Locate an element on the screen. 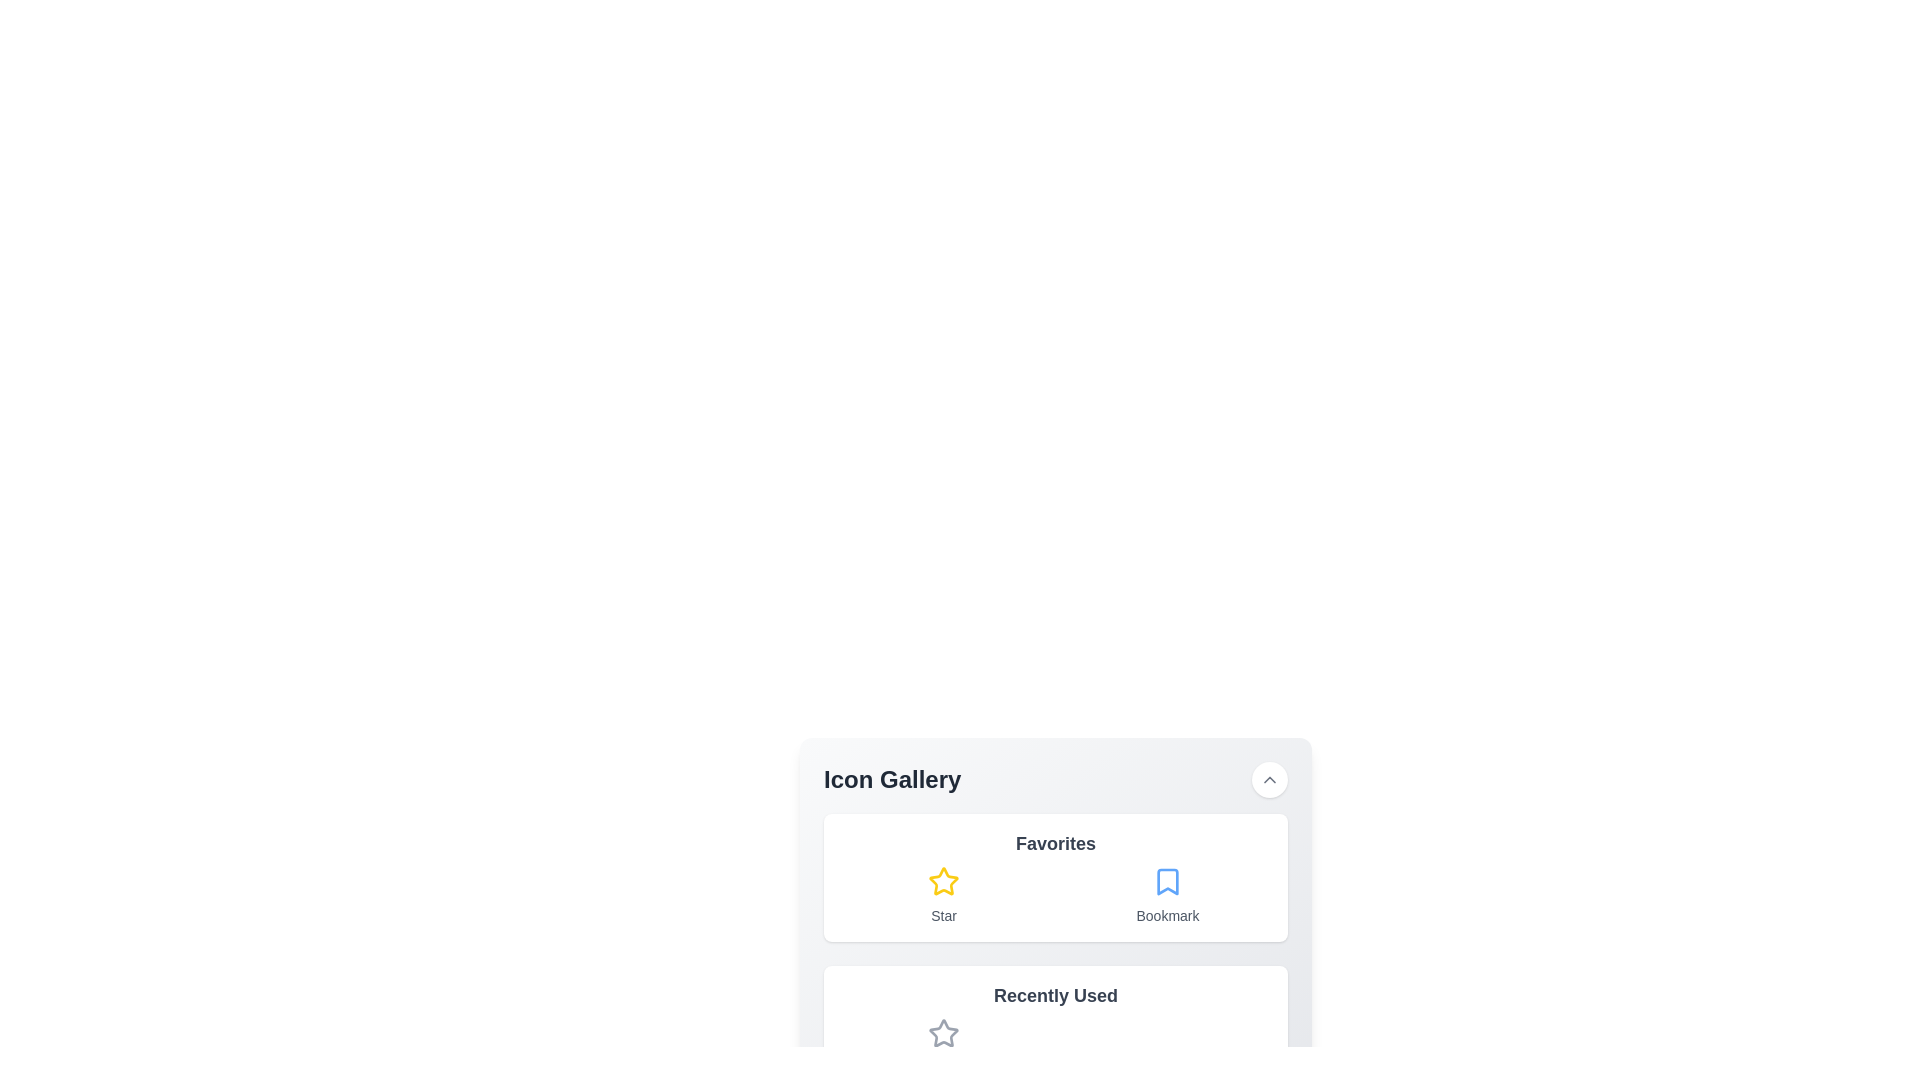 The height and width of the screenshot is (1080, 1920). the text label that provides contextual information for the yellow star icon in the 'Favorites' section of the interface is located at coordinates (943, 915).